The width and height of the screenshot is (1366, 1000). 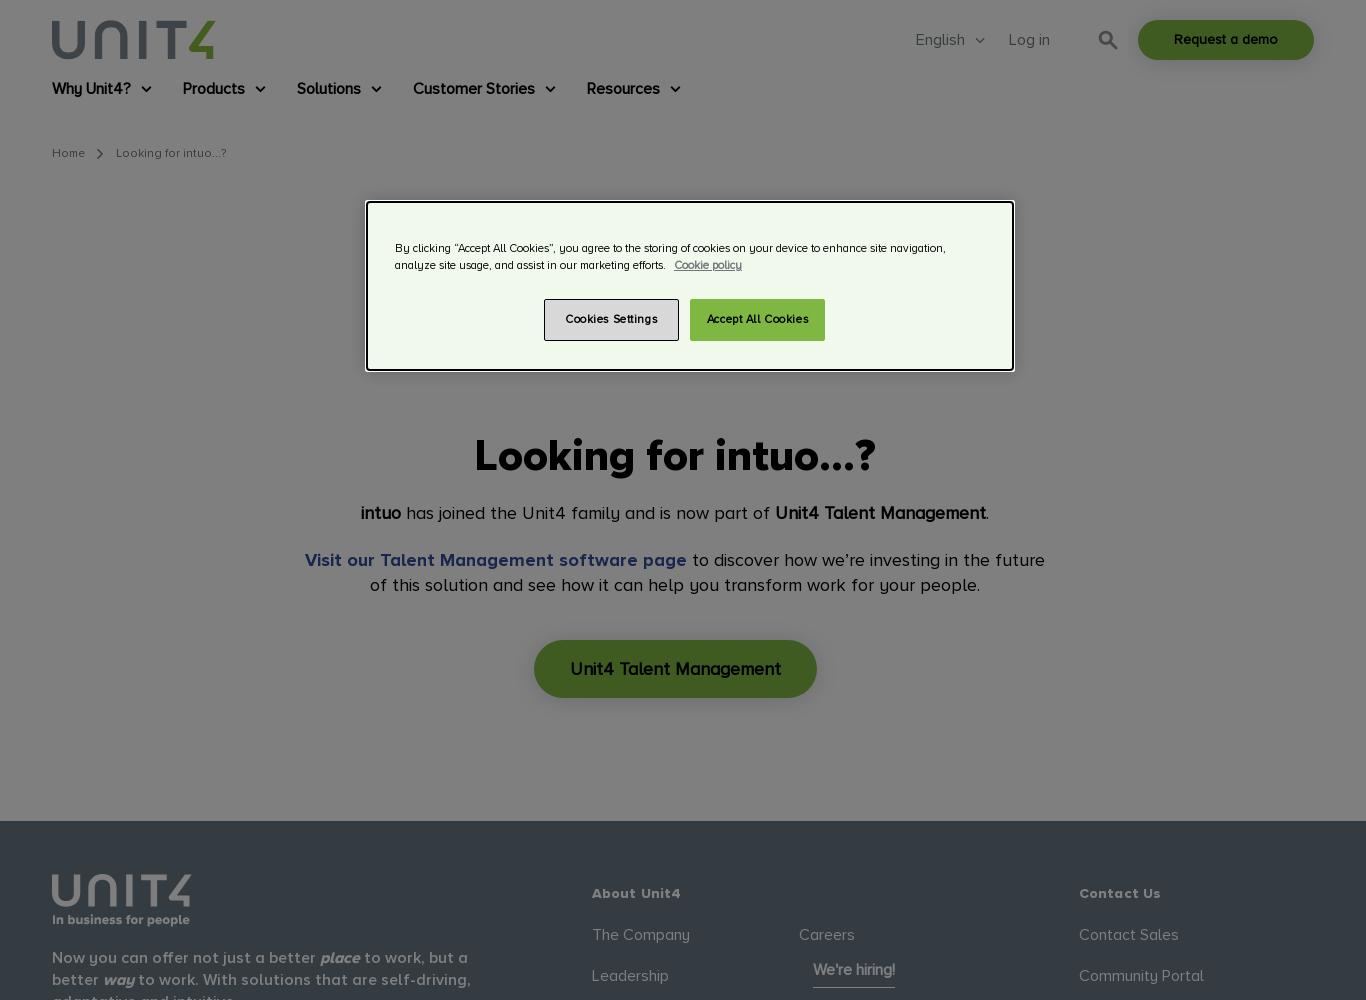 I want to click on 'Visit our Talent Management software page', so click(x=495, y=559).